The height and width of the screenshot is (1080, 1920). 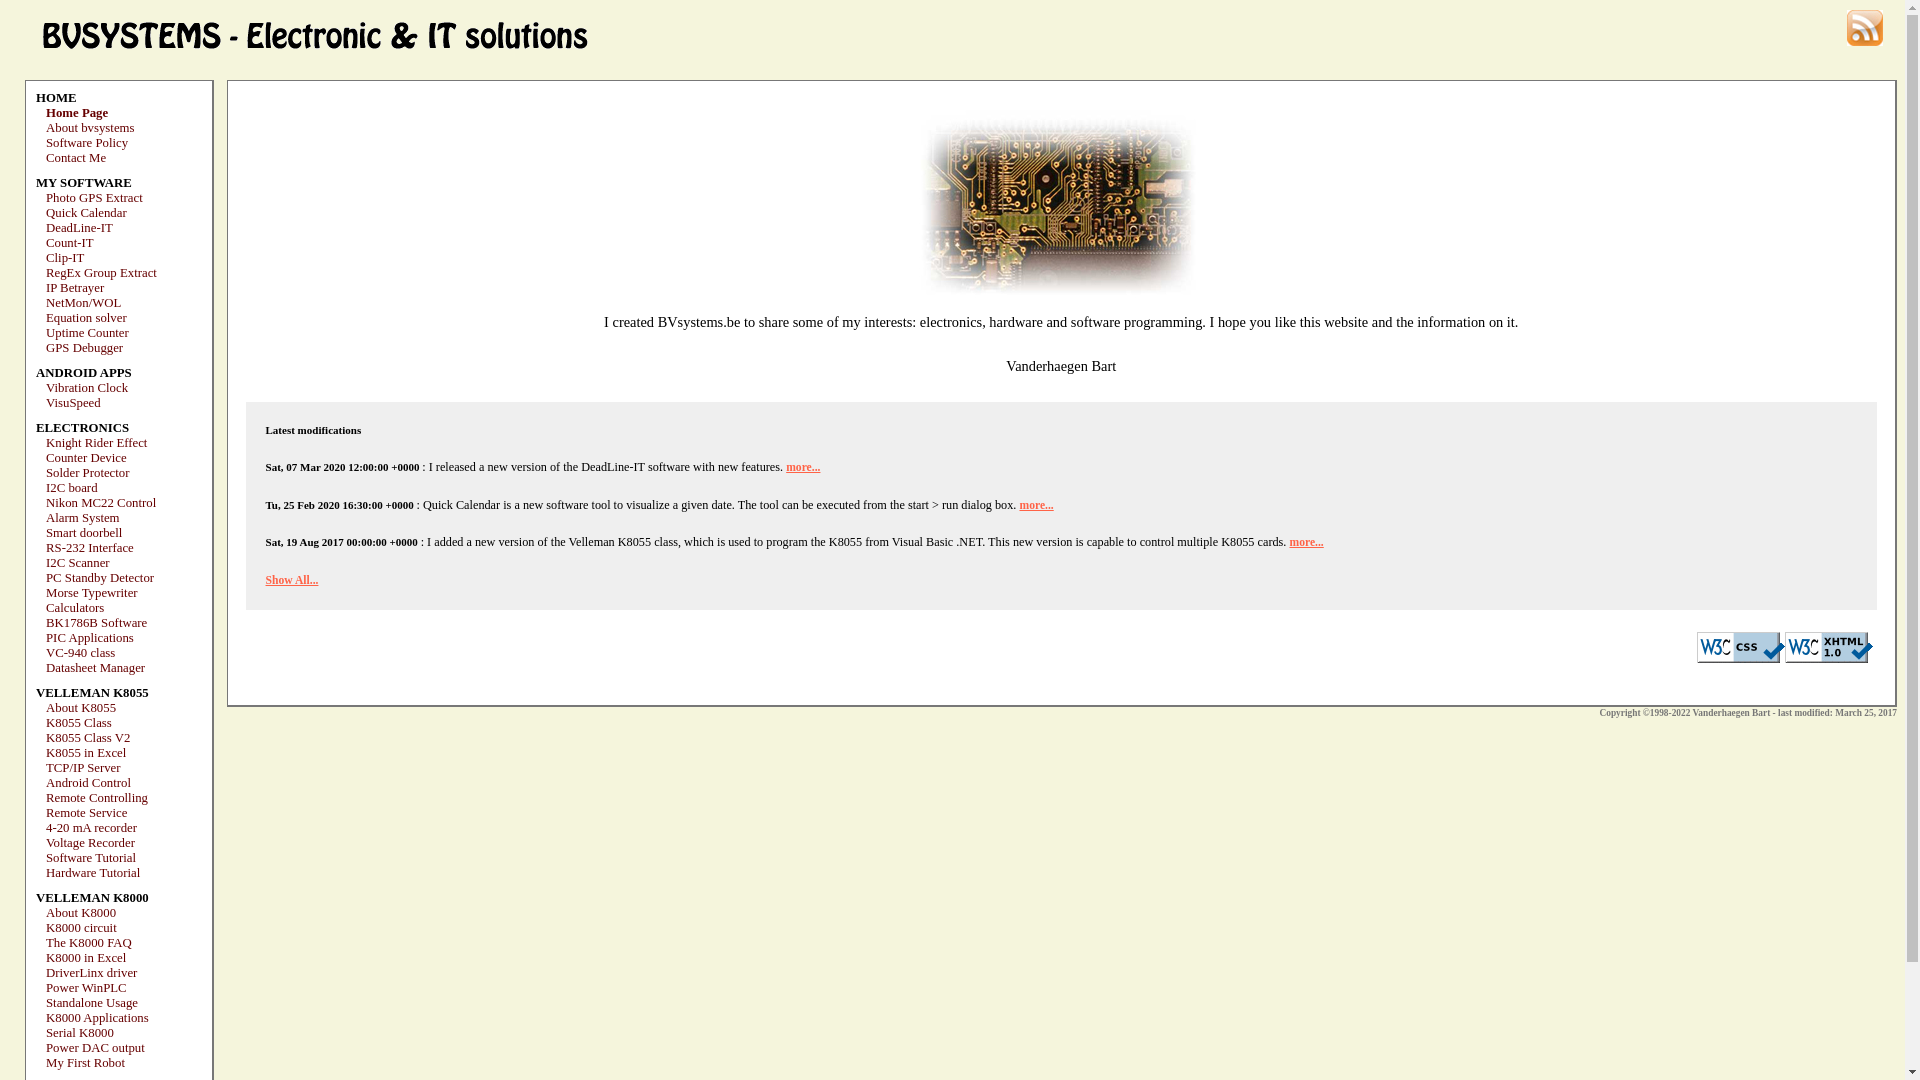 I want to click on 'Power WinPLC', so click(x=46, y=986).